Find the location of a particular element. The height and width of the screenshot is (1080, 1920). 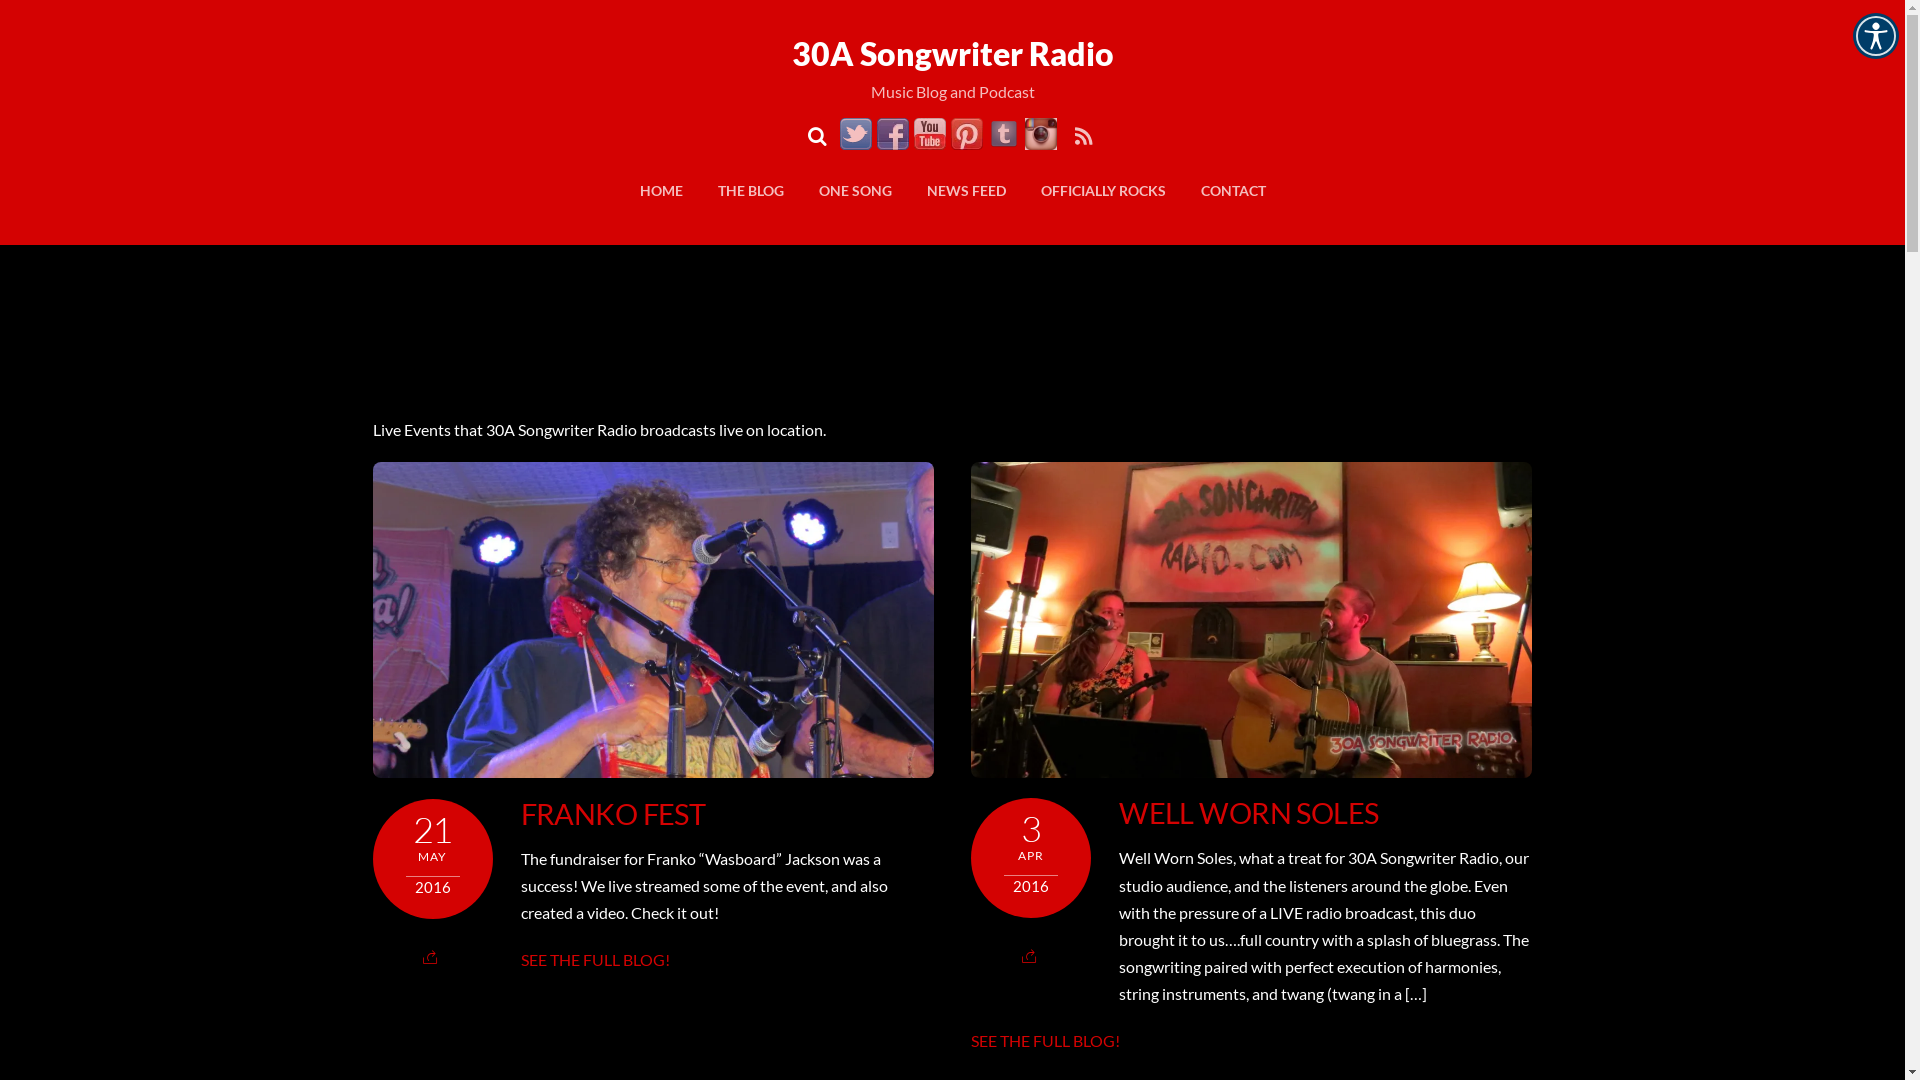

'WELL WORN SOLES' is located at coordinates (1247, 813).